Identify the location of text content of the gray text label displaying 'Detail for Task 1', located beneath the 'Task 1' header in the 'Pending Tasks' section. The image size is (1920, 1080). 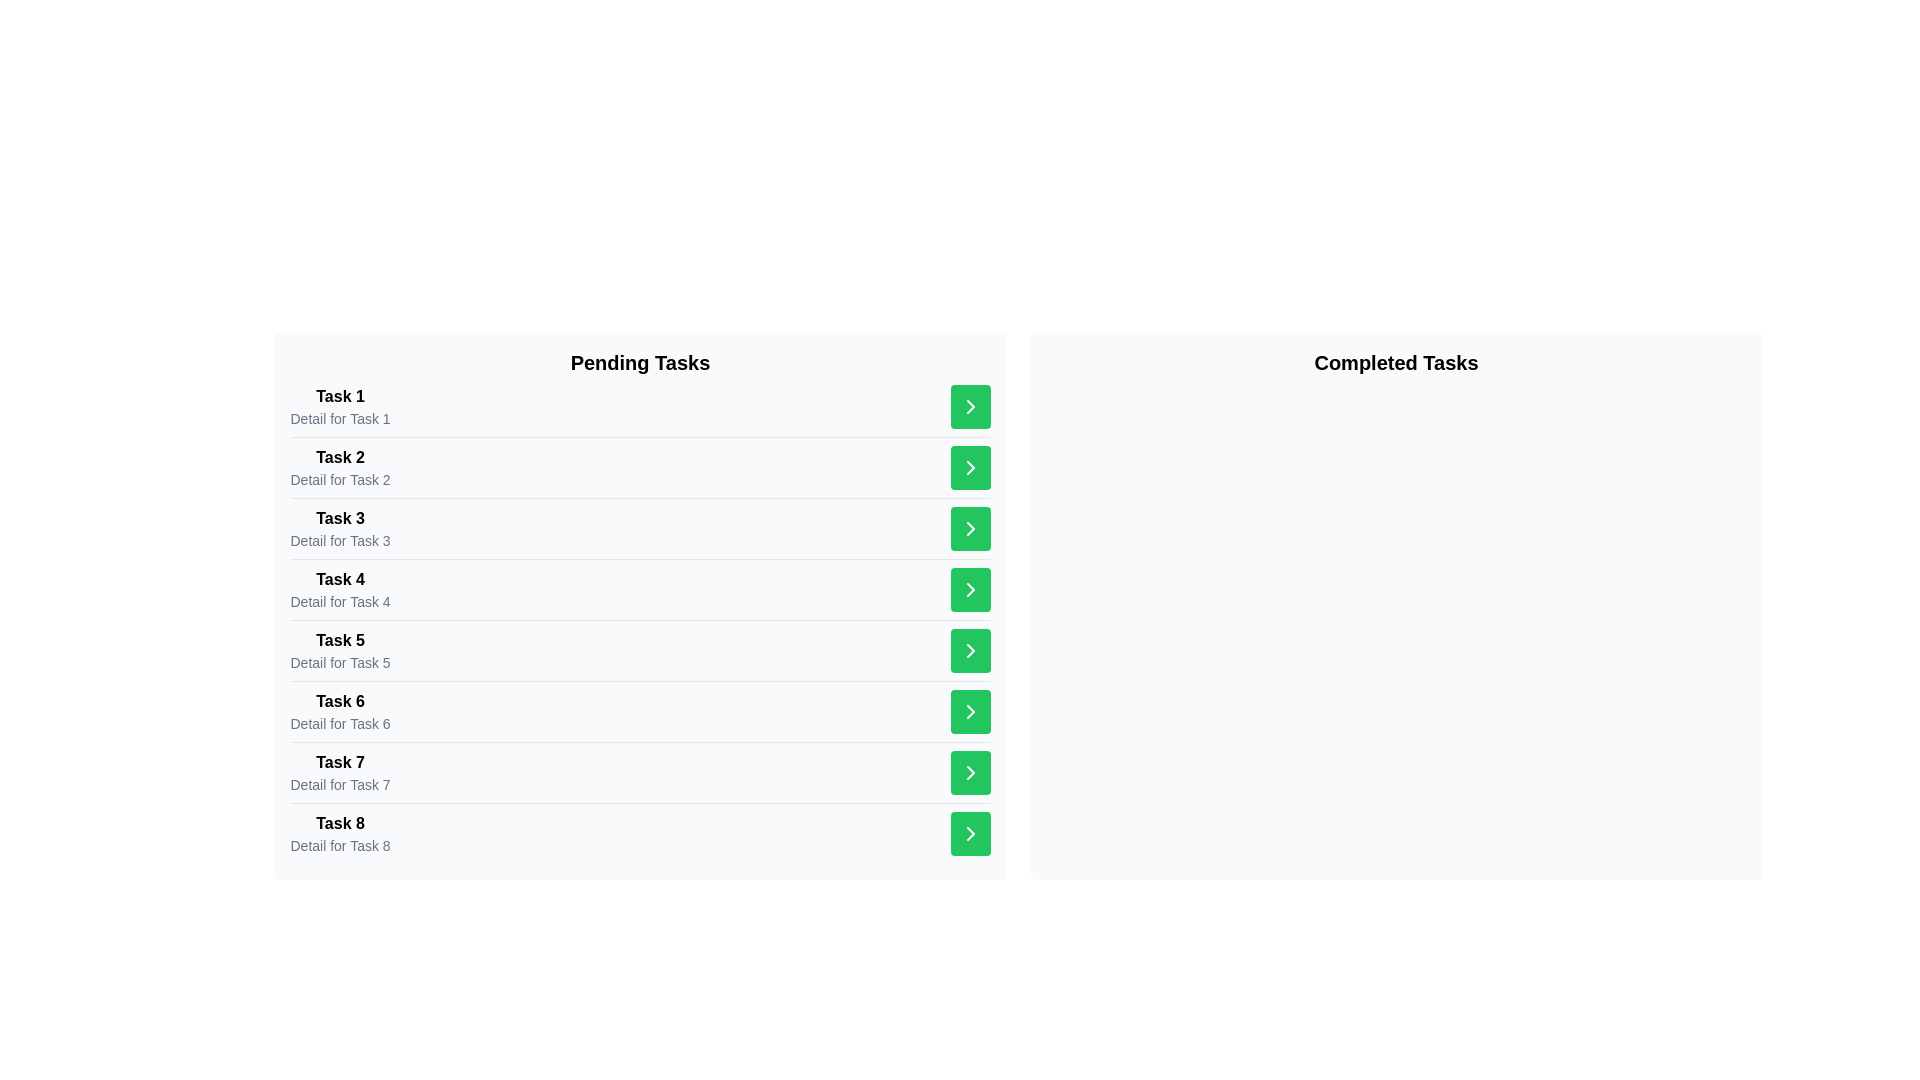
(340, 418).